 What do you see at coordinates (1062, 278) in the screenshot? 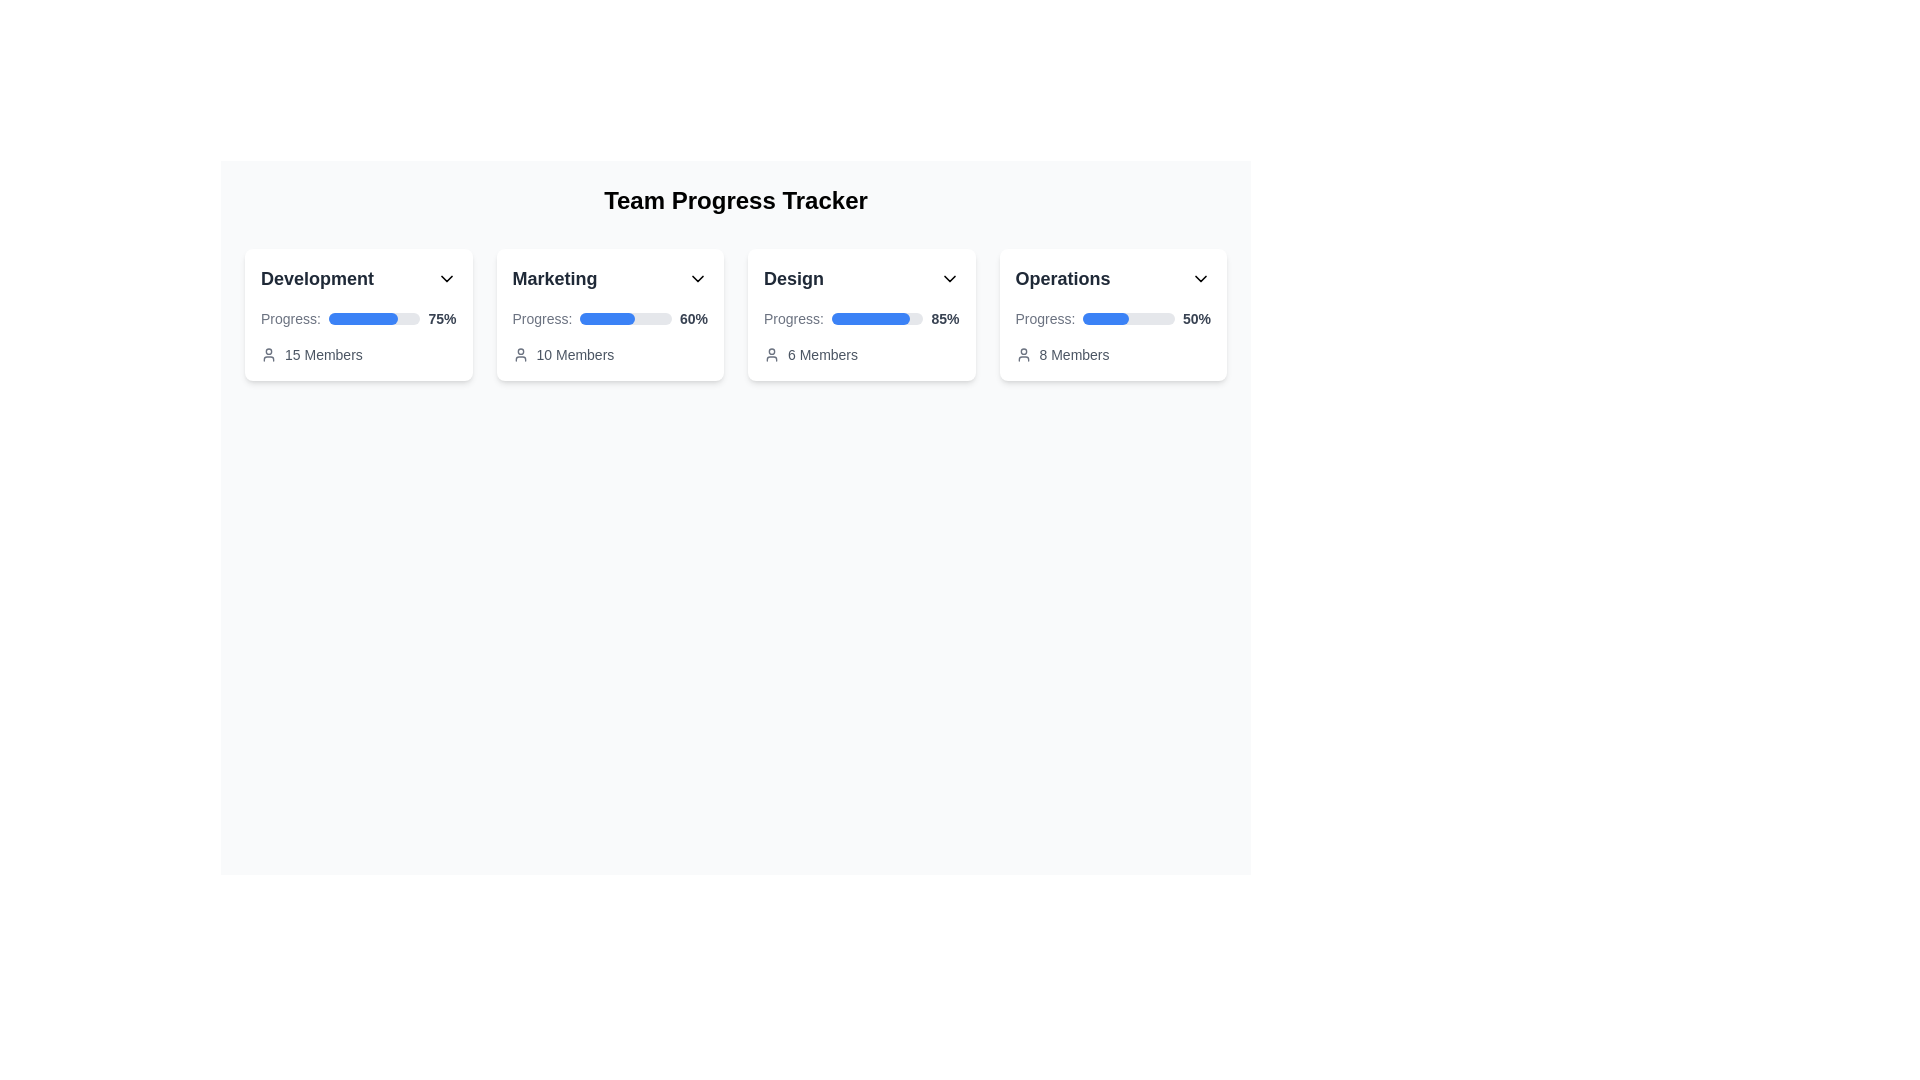
I see `the bold text element labeled 'Operations', which is prominently displayed at the top of the fourth card in the row of cards` at bounding box center [1062, 278].